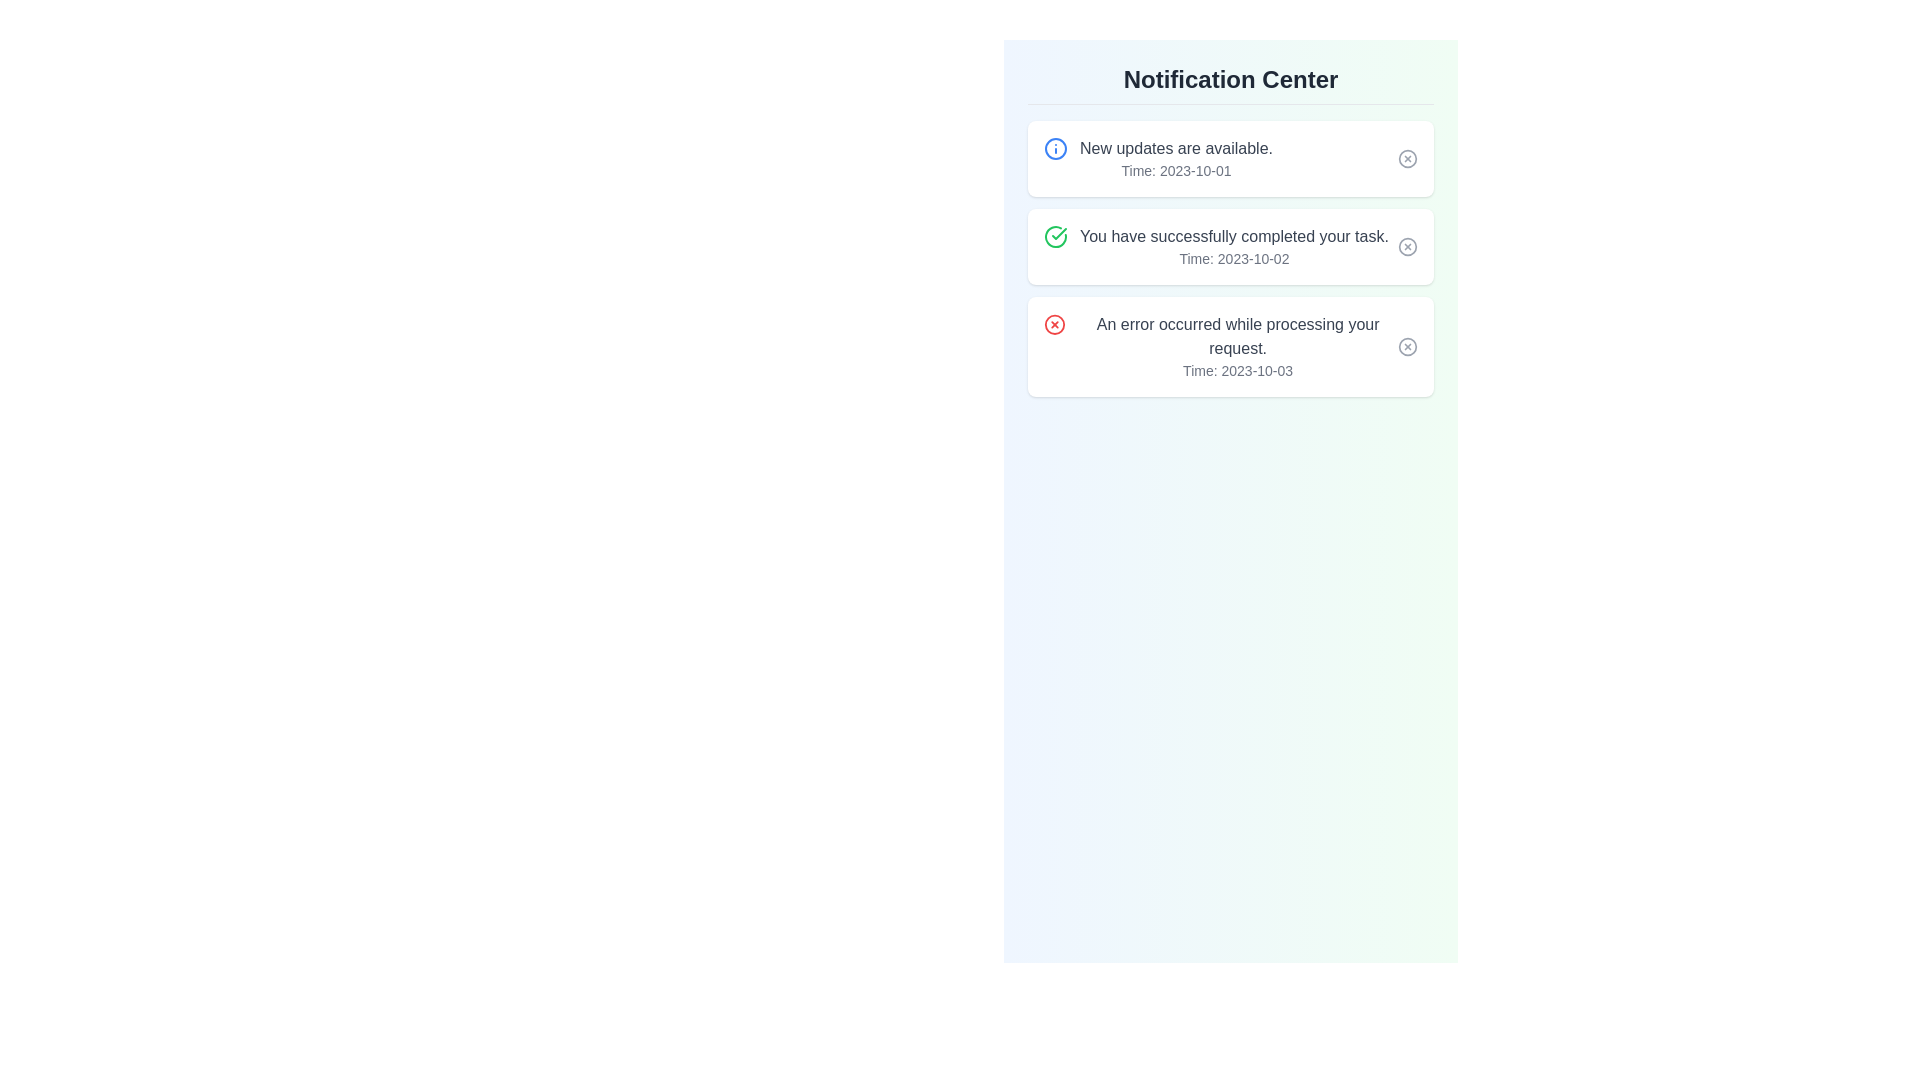 This screenshot has width=1920, height=1080. What do you see at coordinates (1055, 148) in the screenshot?
I see `the circular icon with a blue outline, featuring a vertical line and a small dot, located in the first notification card of the 'Notification Center' panel` at bounding box center [1055, 148].